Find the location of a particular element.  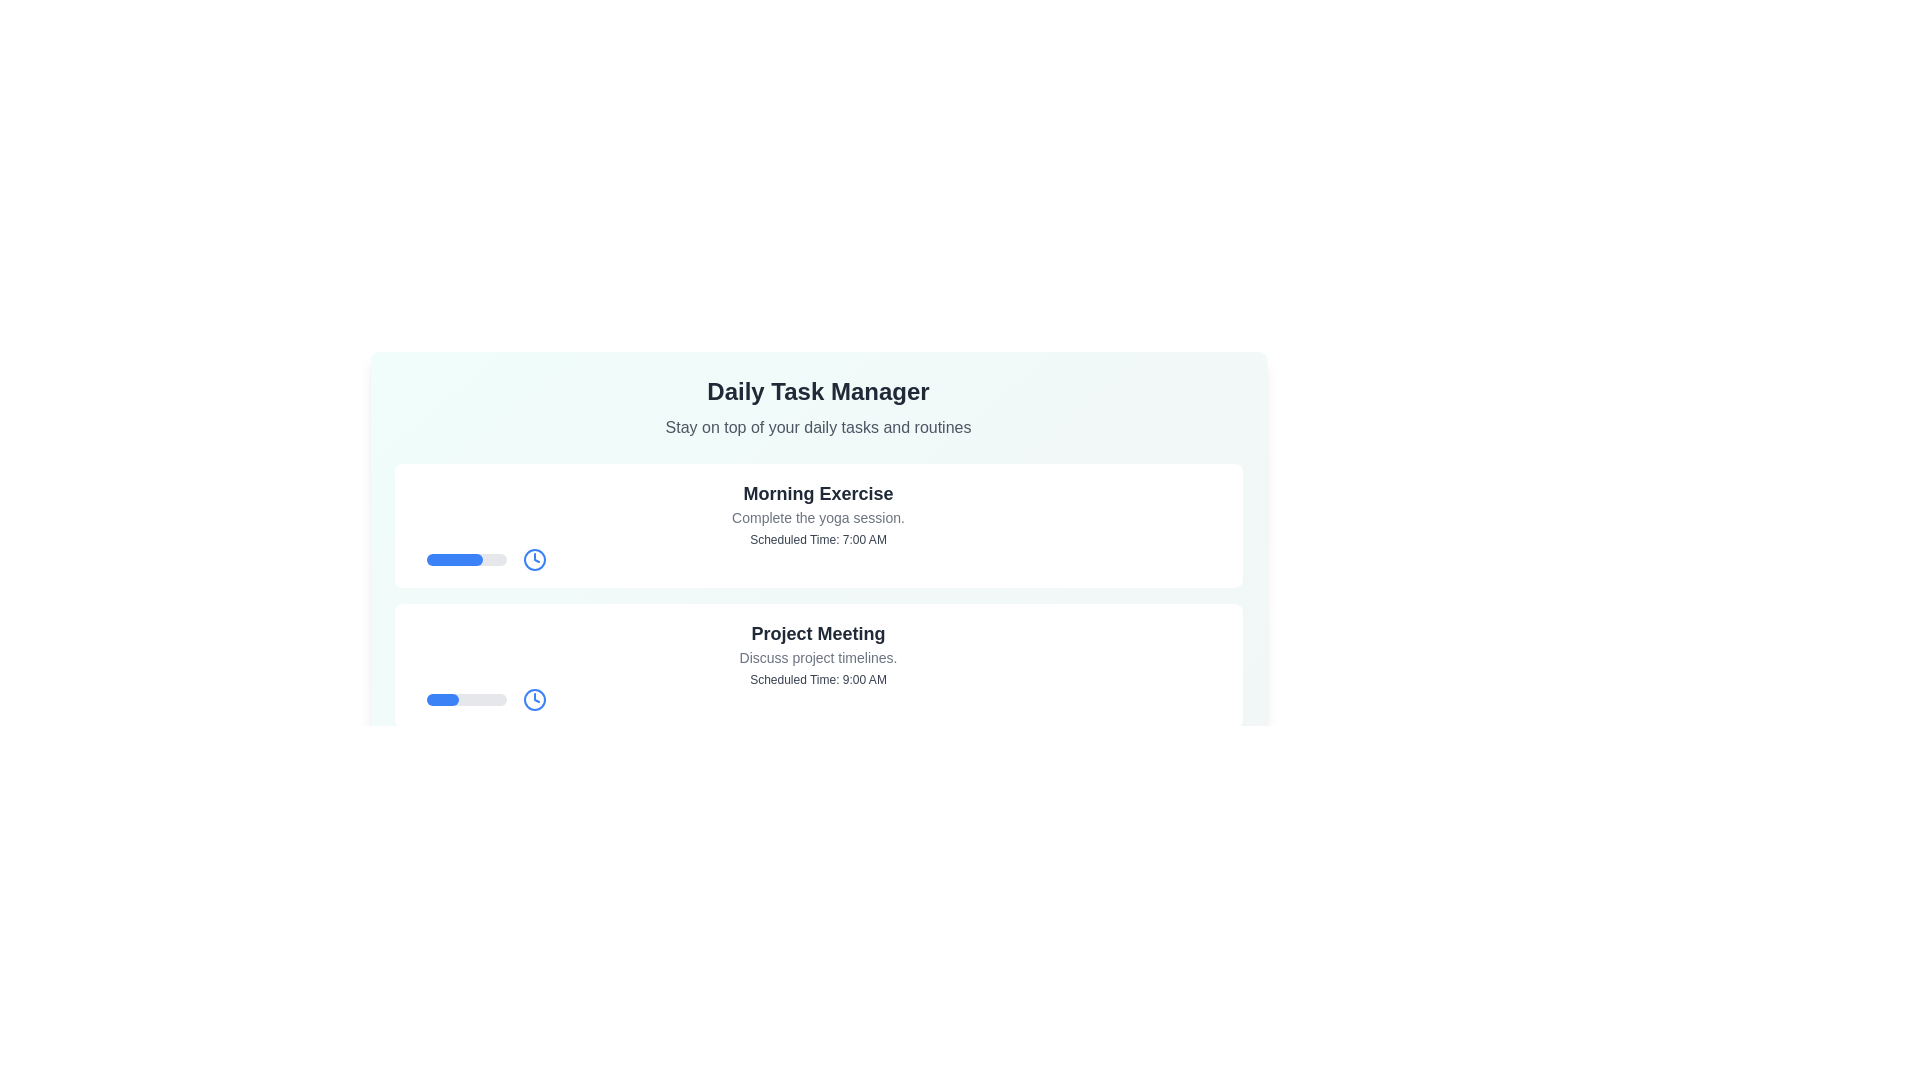

the icon indicating the scheduled time of the task 'Morning Exercise', which is located in the second row of the task list, next to its progress bar is located at coordinates (534, 559).